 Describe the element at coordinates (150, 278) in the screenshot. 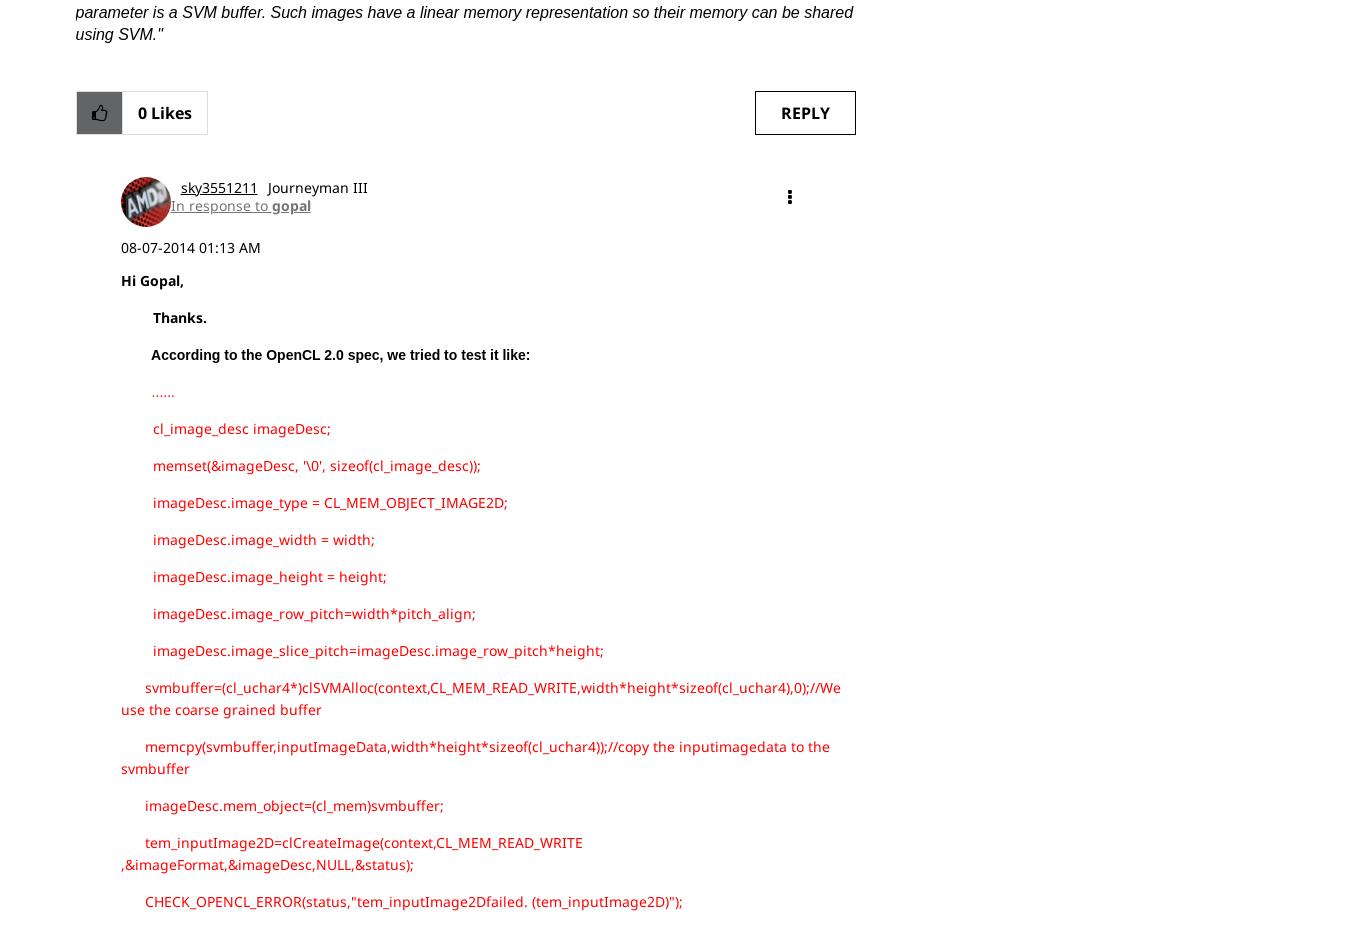

I see `'Hi Gopal,'` at that location.